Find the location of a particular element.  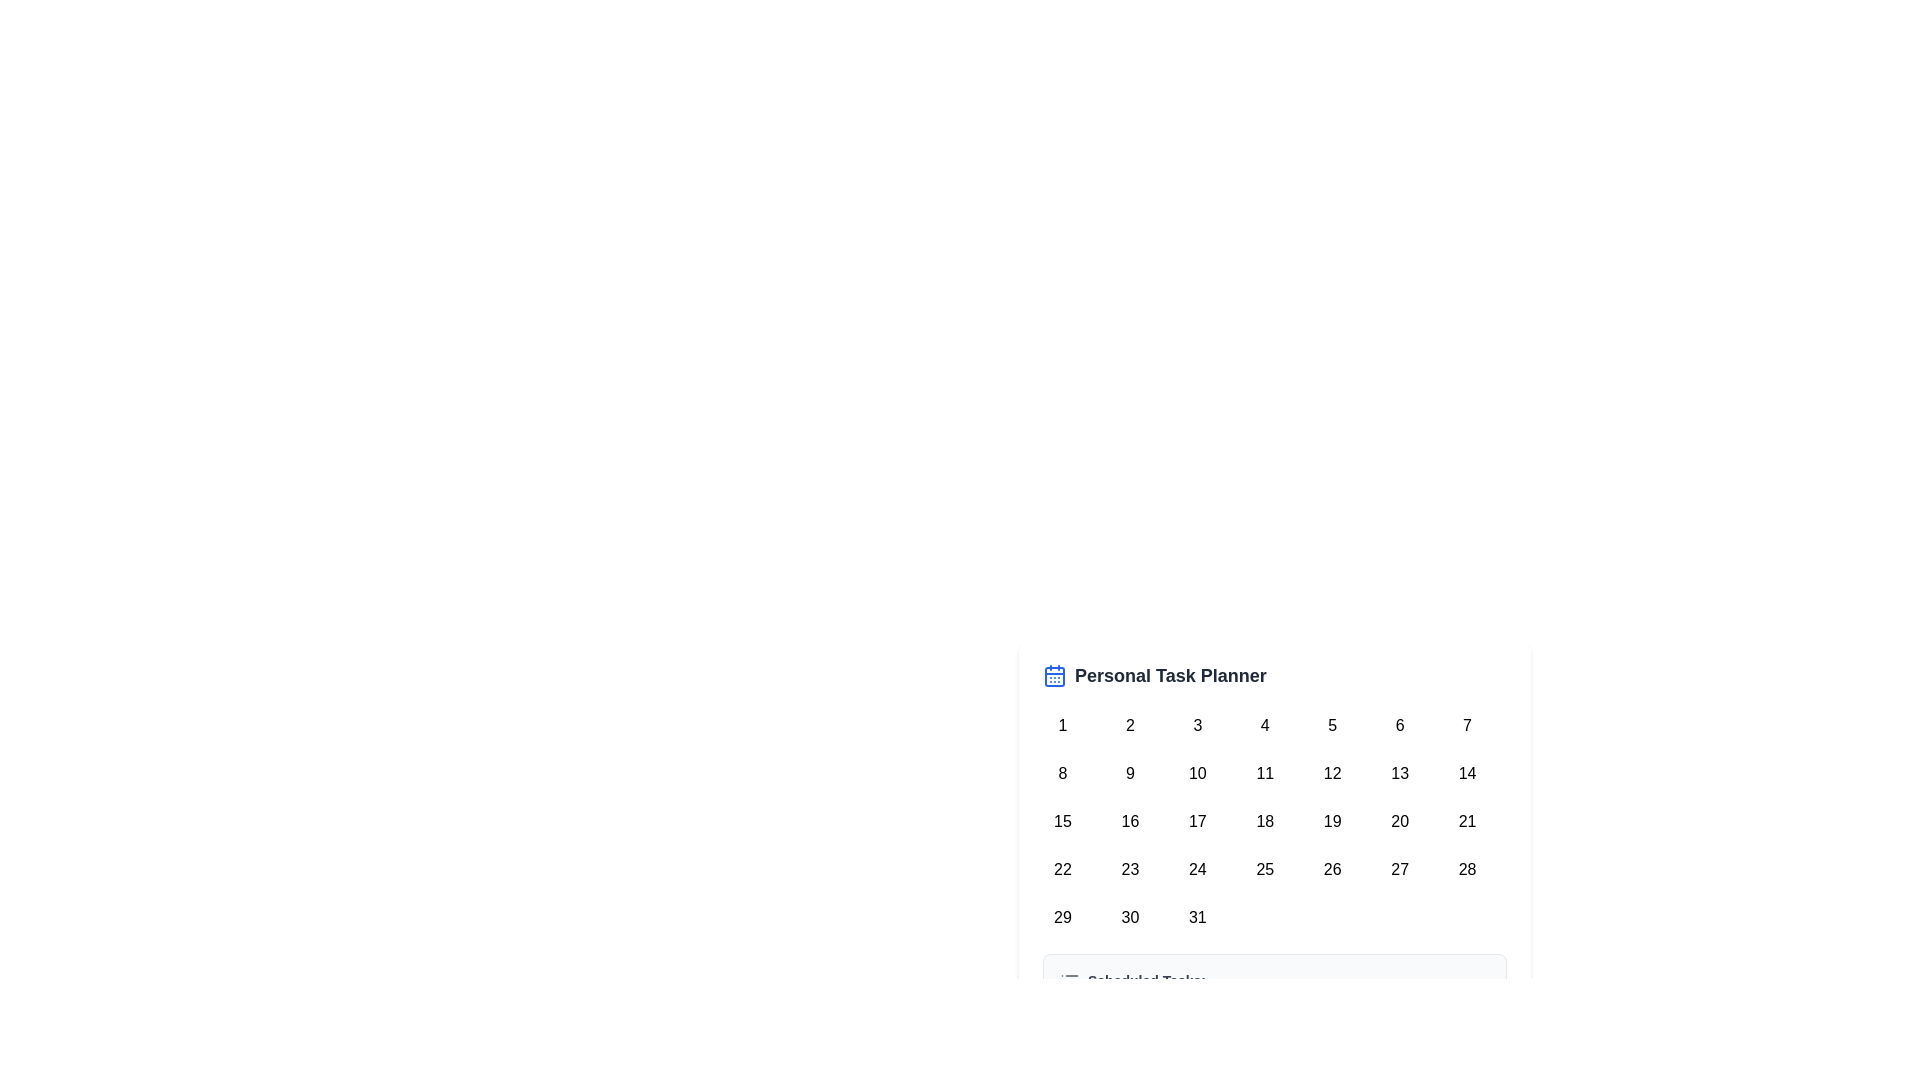

the date in the calendar grid layout representing a calendar, specifically selecting the date displayed in a circular button is located at coordinates (1274, 821).